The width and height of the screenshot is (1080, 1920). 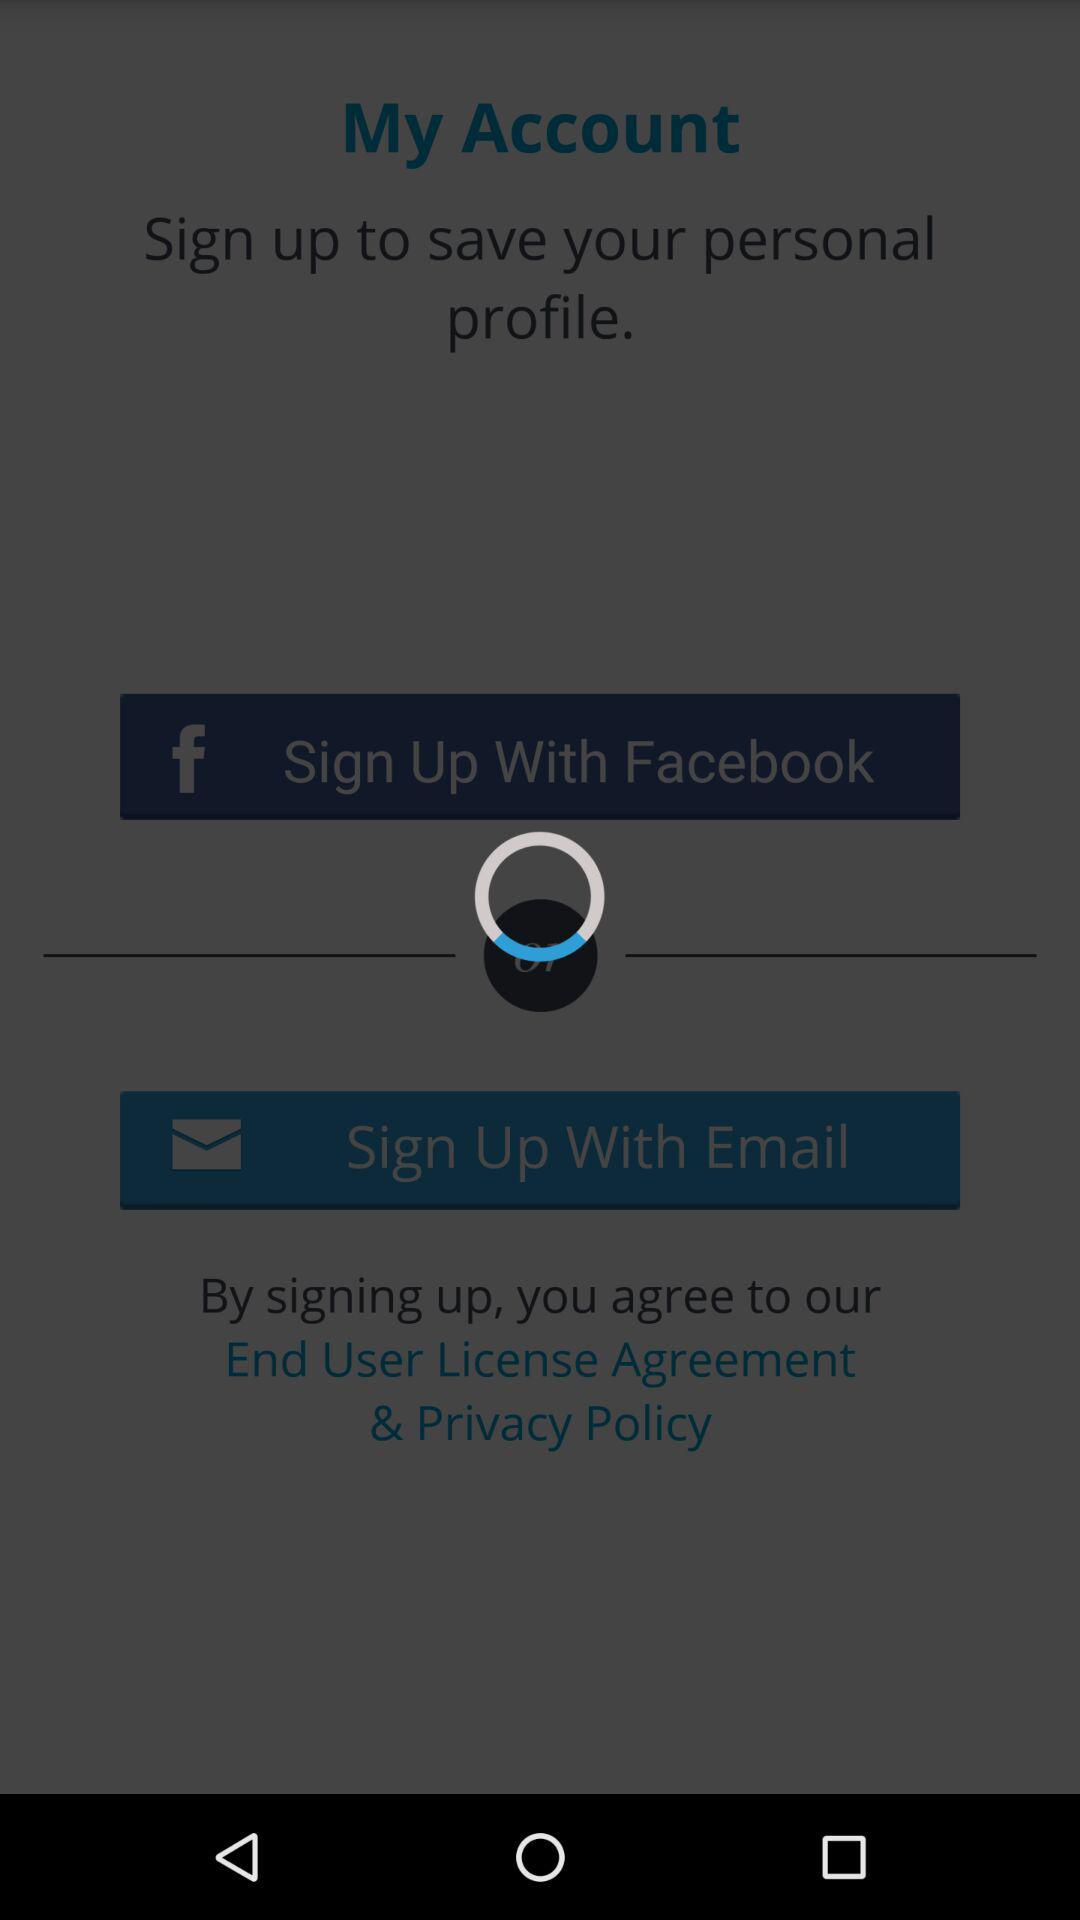 What do you see at coordinates (540, 1388) in the screenshot?
I see `end user license icon` at bounding box center [540, 1388].